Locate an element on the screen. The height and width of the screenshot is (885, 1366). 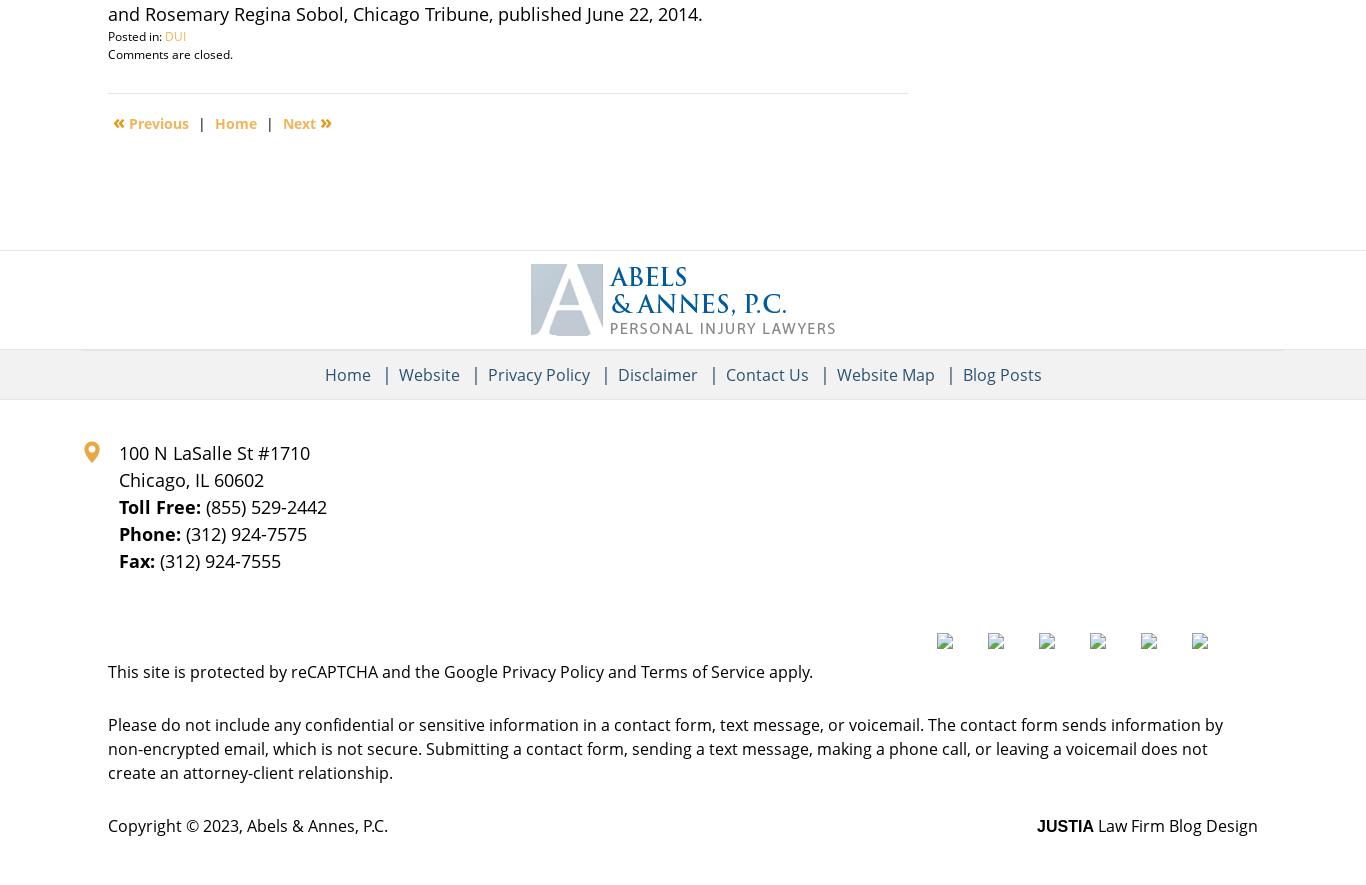
'Please do not include any confidential or sensitive information in a contact form, text message, or voicemail. The contact form sends information by non-encrypted email, which is not secure. Submitting a contact form, sending a text message, making a phone call, or leaving a voicemail does not create an attorney-client relationship.' is located at coordinates (664, 748).